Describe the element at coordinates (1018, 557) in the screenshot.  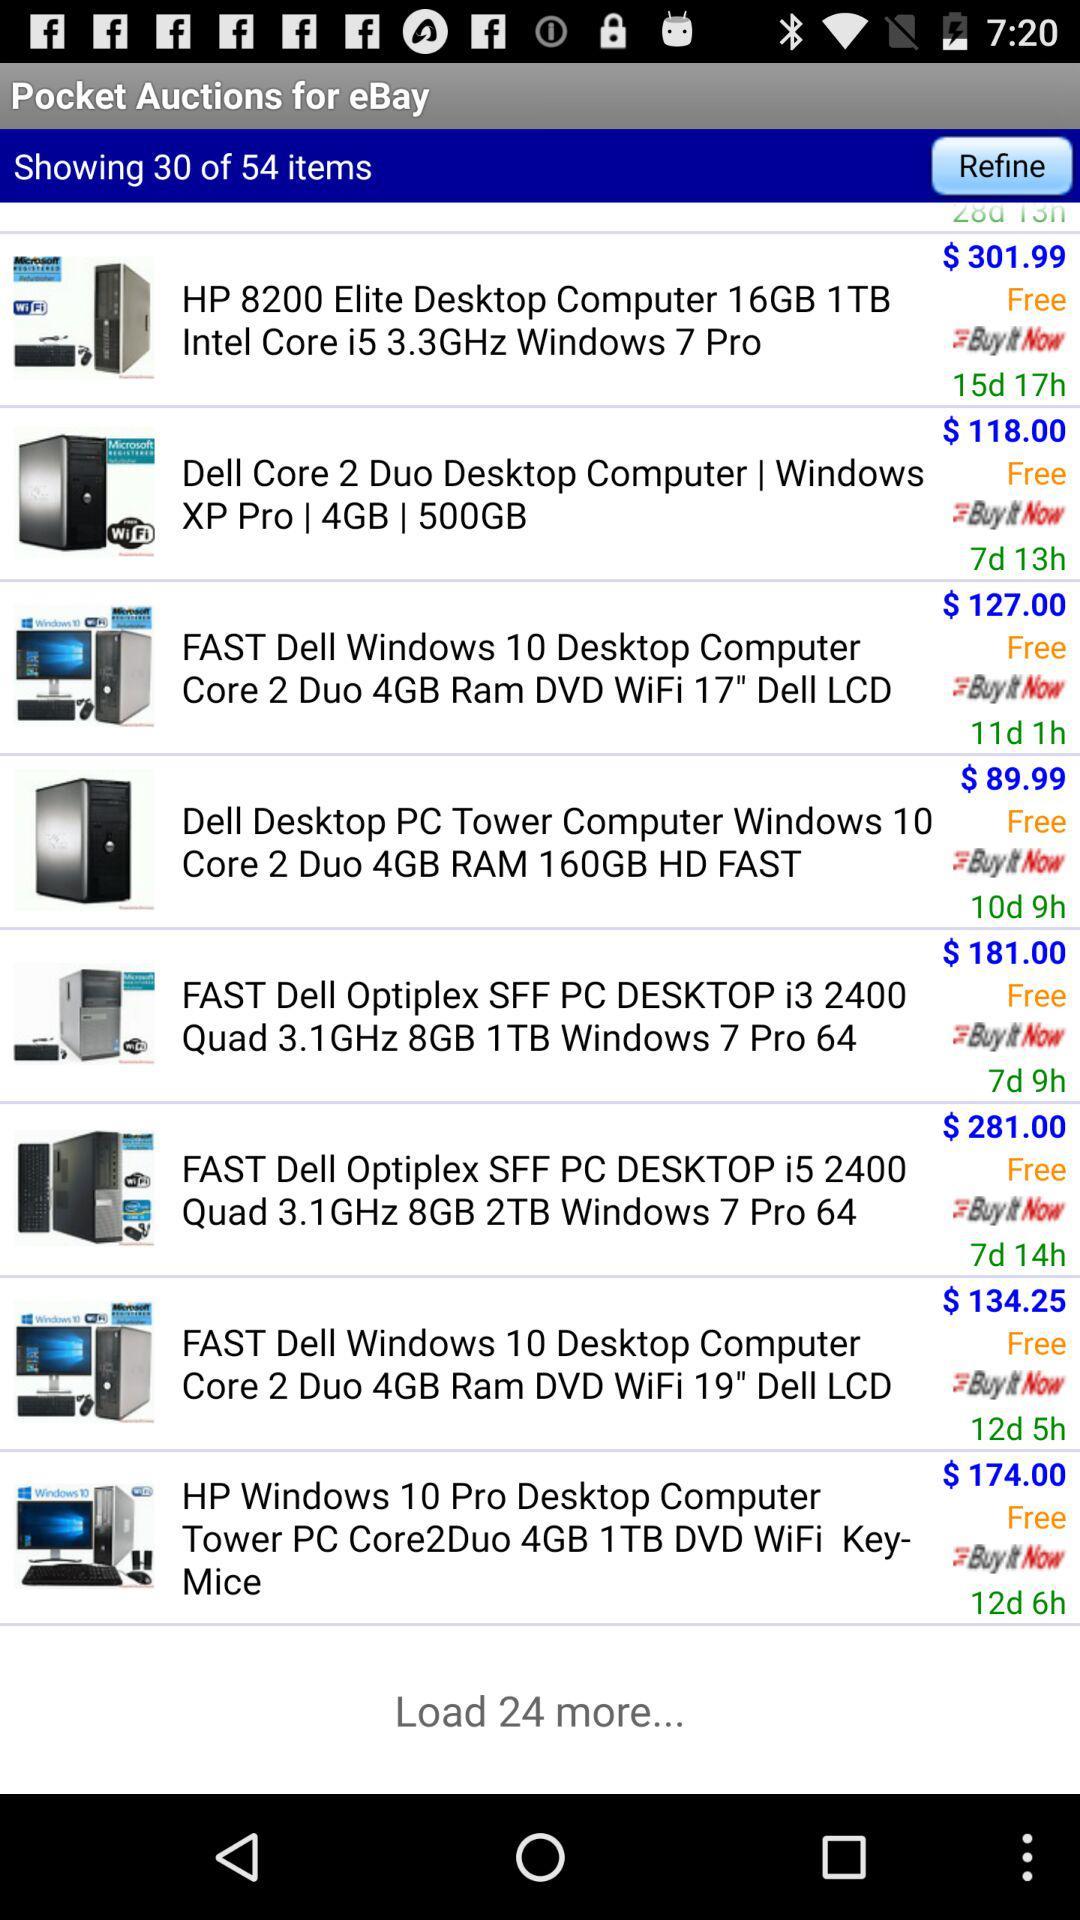
I see `the 7d 13h` at that location.